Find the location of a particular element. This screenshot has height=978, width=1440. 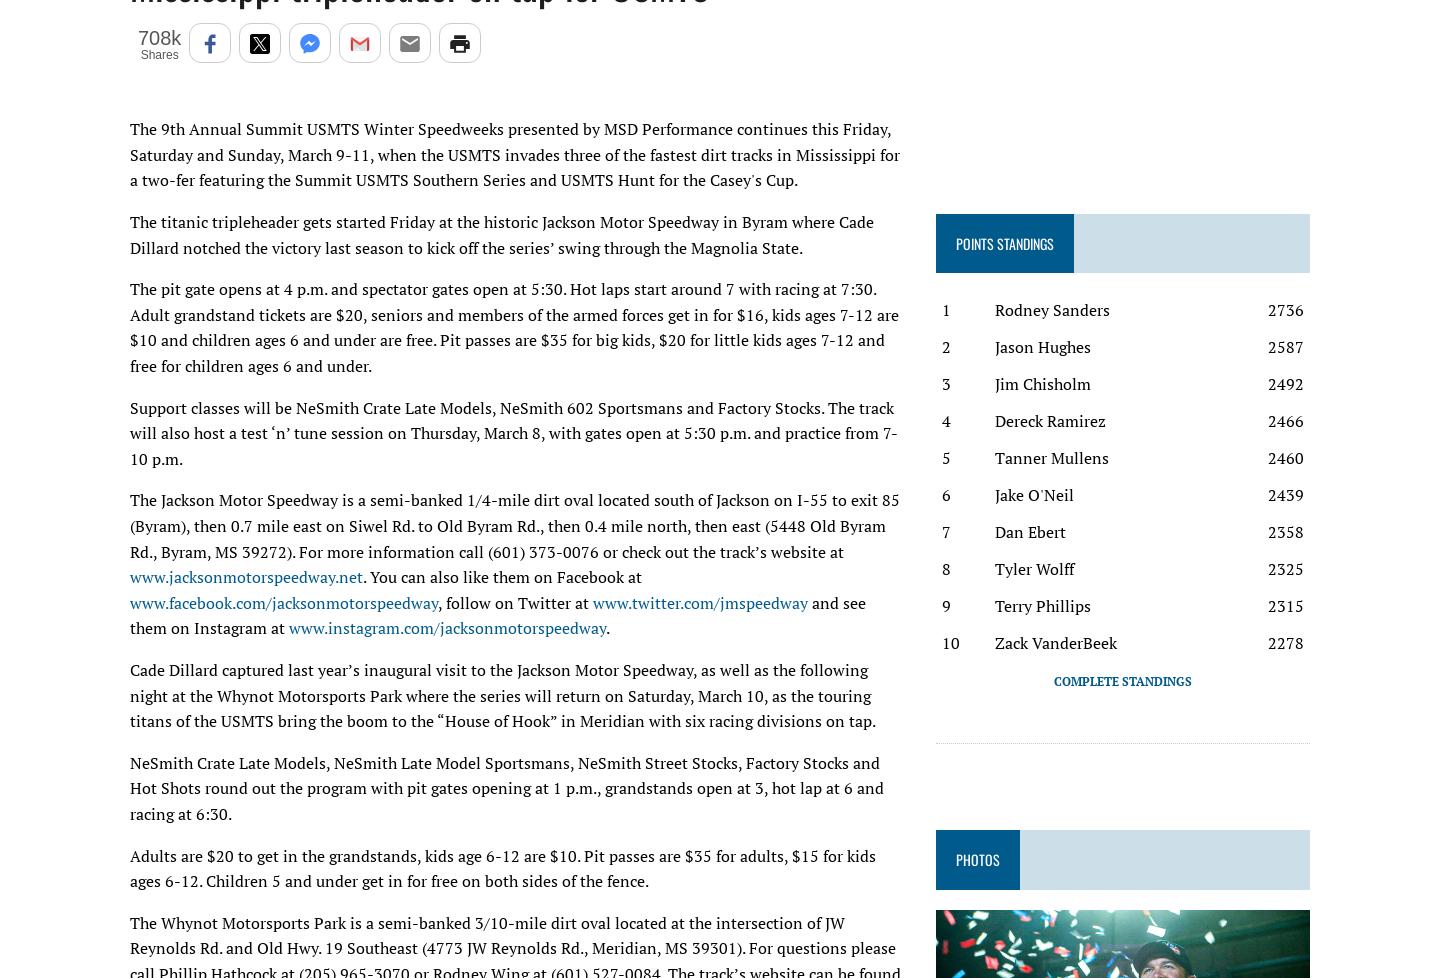

'.' is located at coordinates (606, 627).